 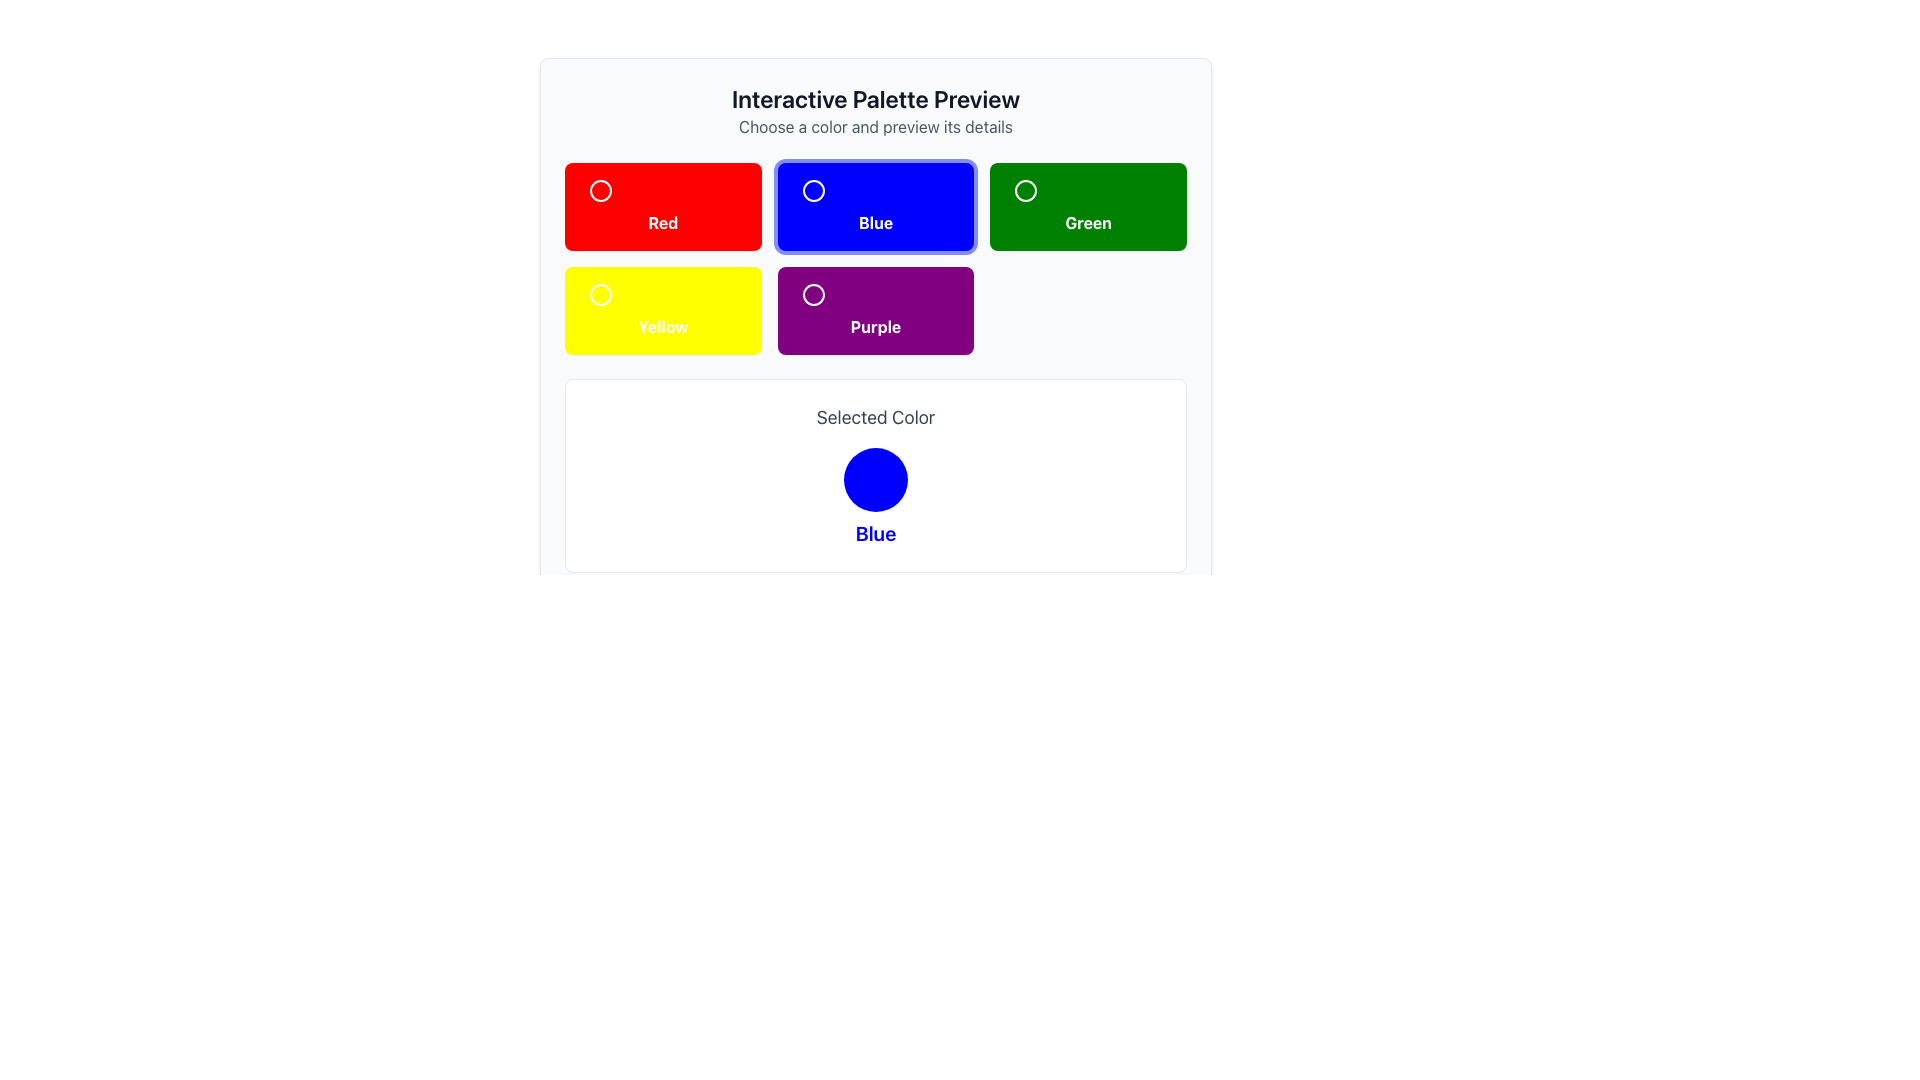 What do you see at coordinates (875, 294) in the screenshot?
I see `SVG circle icon which is the first component inside the purple rectangular button in the color selection section` at bounding box center [875, 294].